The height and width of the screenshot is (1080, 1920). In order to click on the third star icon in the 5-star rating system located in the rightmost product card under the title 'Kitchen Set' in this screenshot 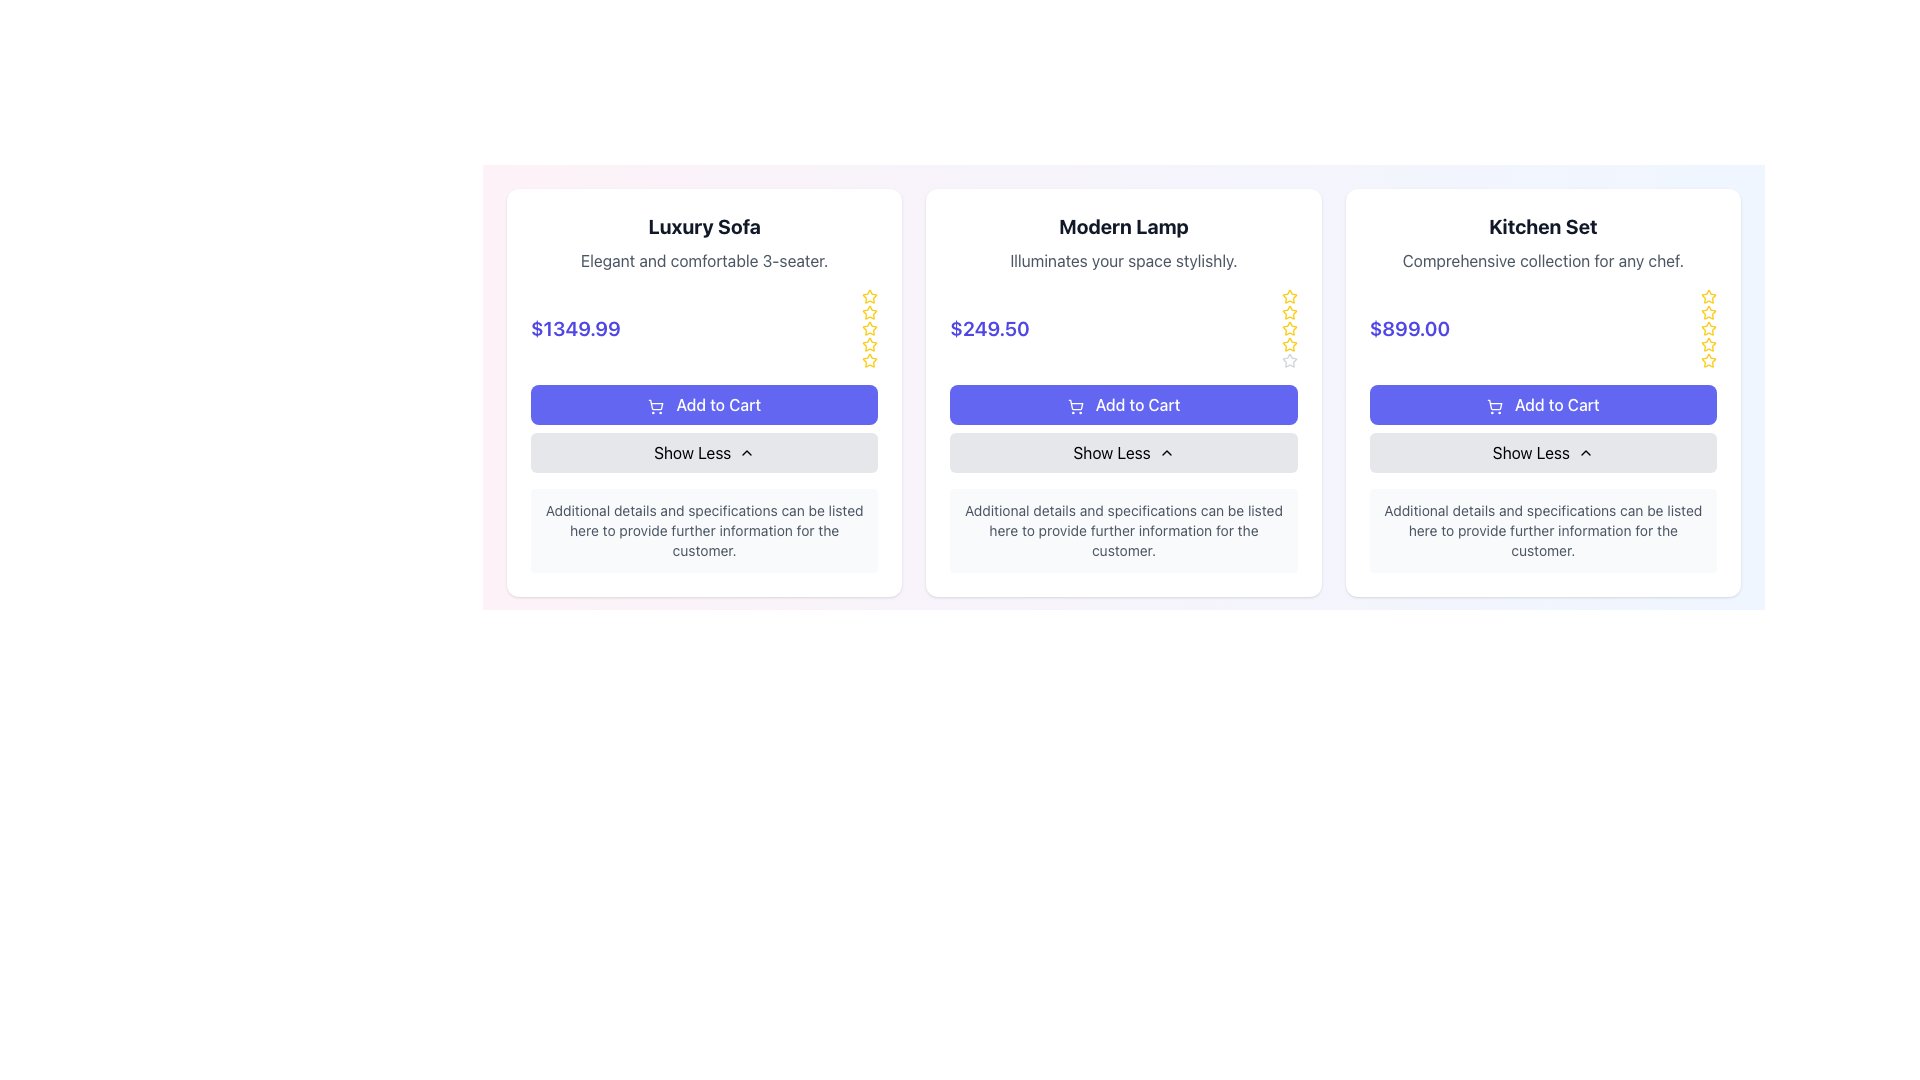, I will do `click(1707, 312)`.